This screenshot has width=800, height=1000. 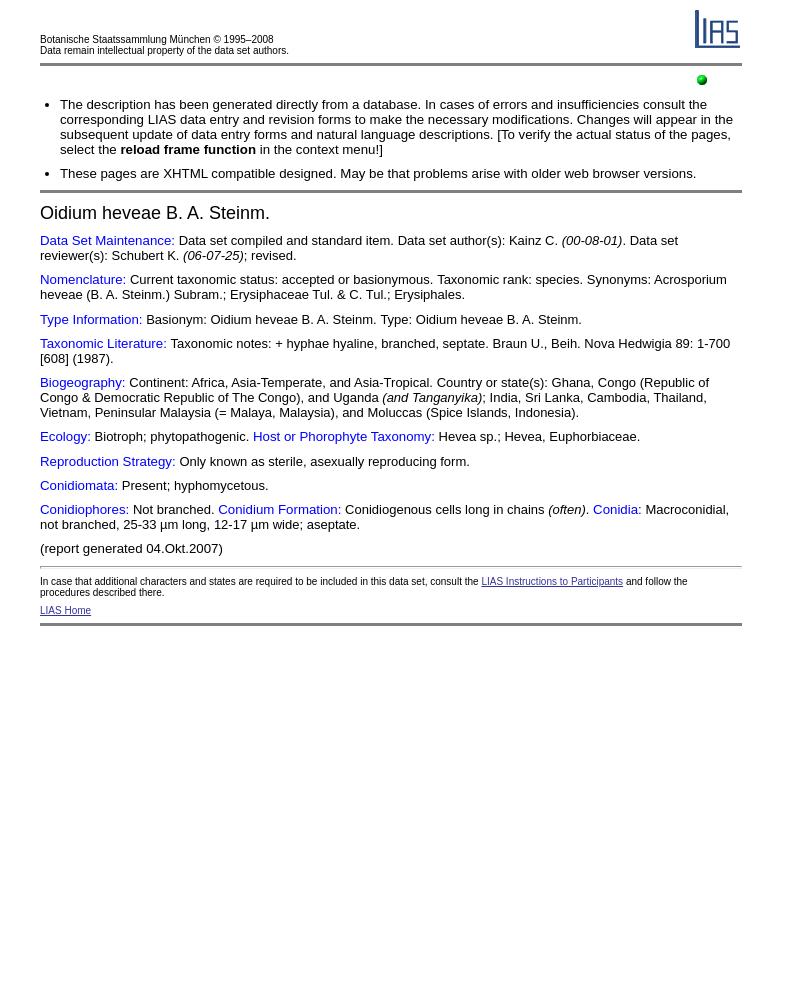 I want to click on 'Hevea sp.;', so click(x=468, y=436).